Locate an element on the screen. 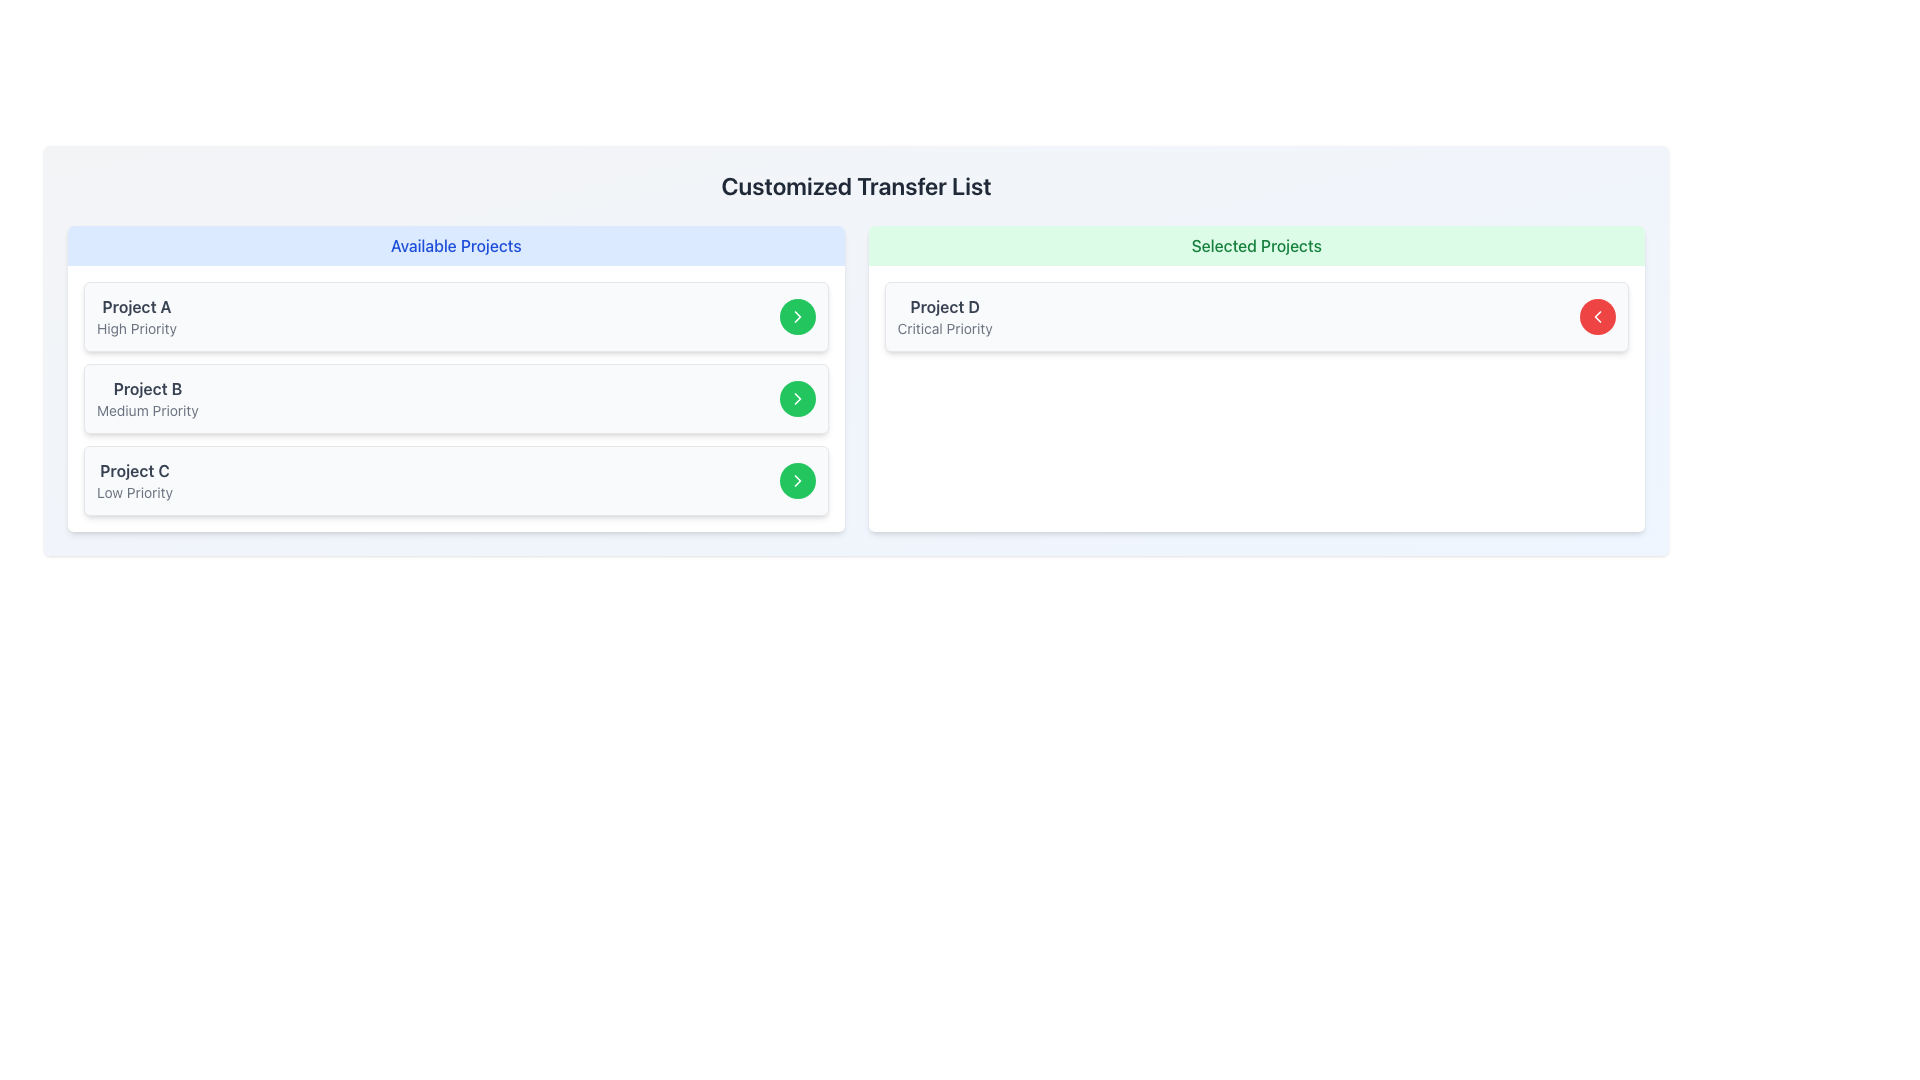  the Static Text Display containing the title 'Project B' and the label 'Medium Priority' in the second card of the 'Available Projects' section is located at coordinates (146, 398).